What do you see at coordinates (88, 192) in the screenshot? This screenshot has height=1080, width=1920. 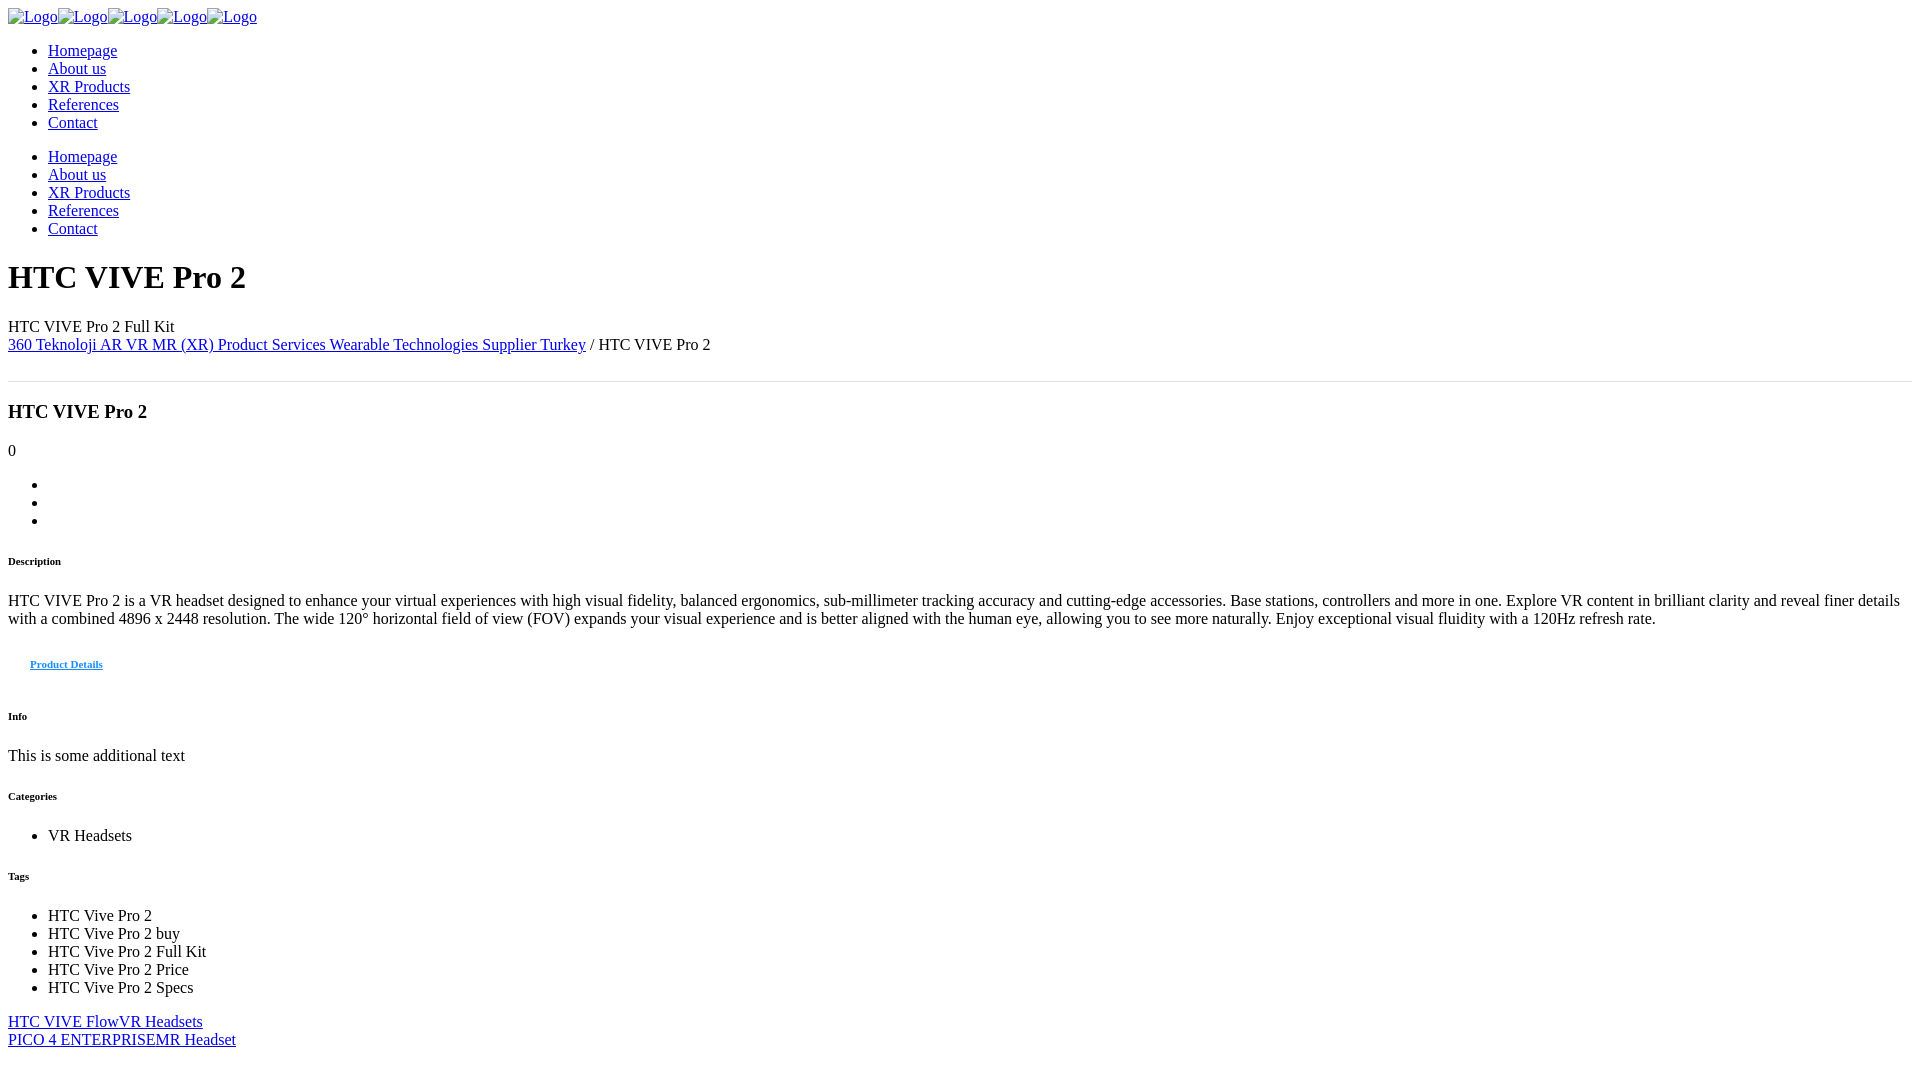 I see `'XR Products'` at bounding box center [88, 192].